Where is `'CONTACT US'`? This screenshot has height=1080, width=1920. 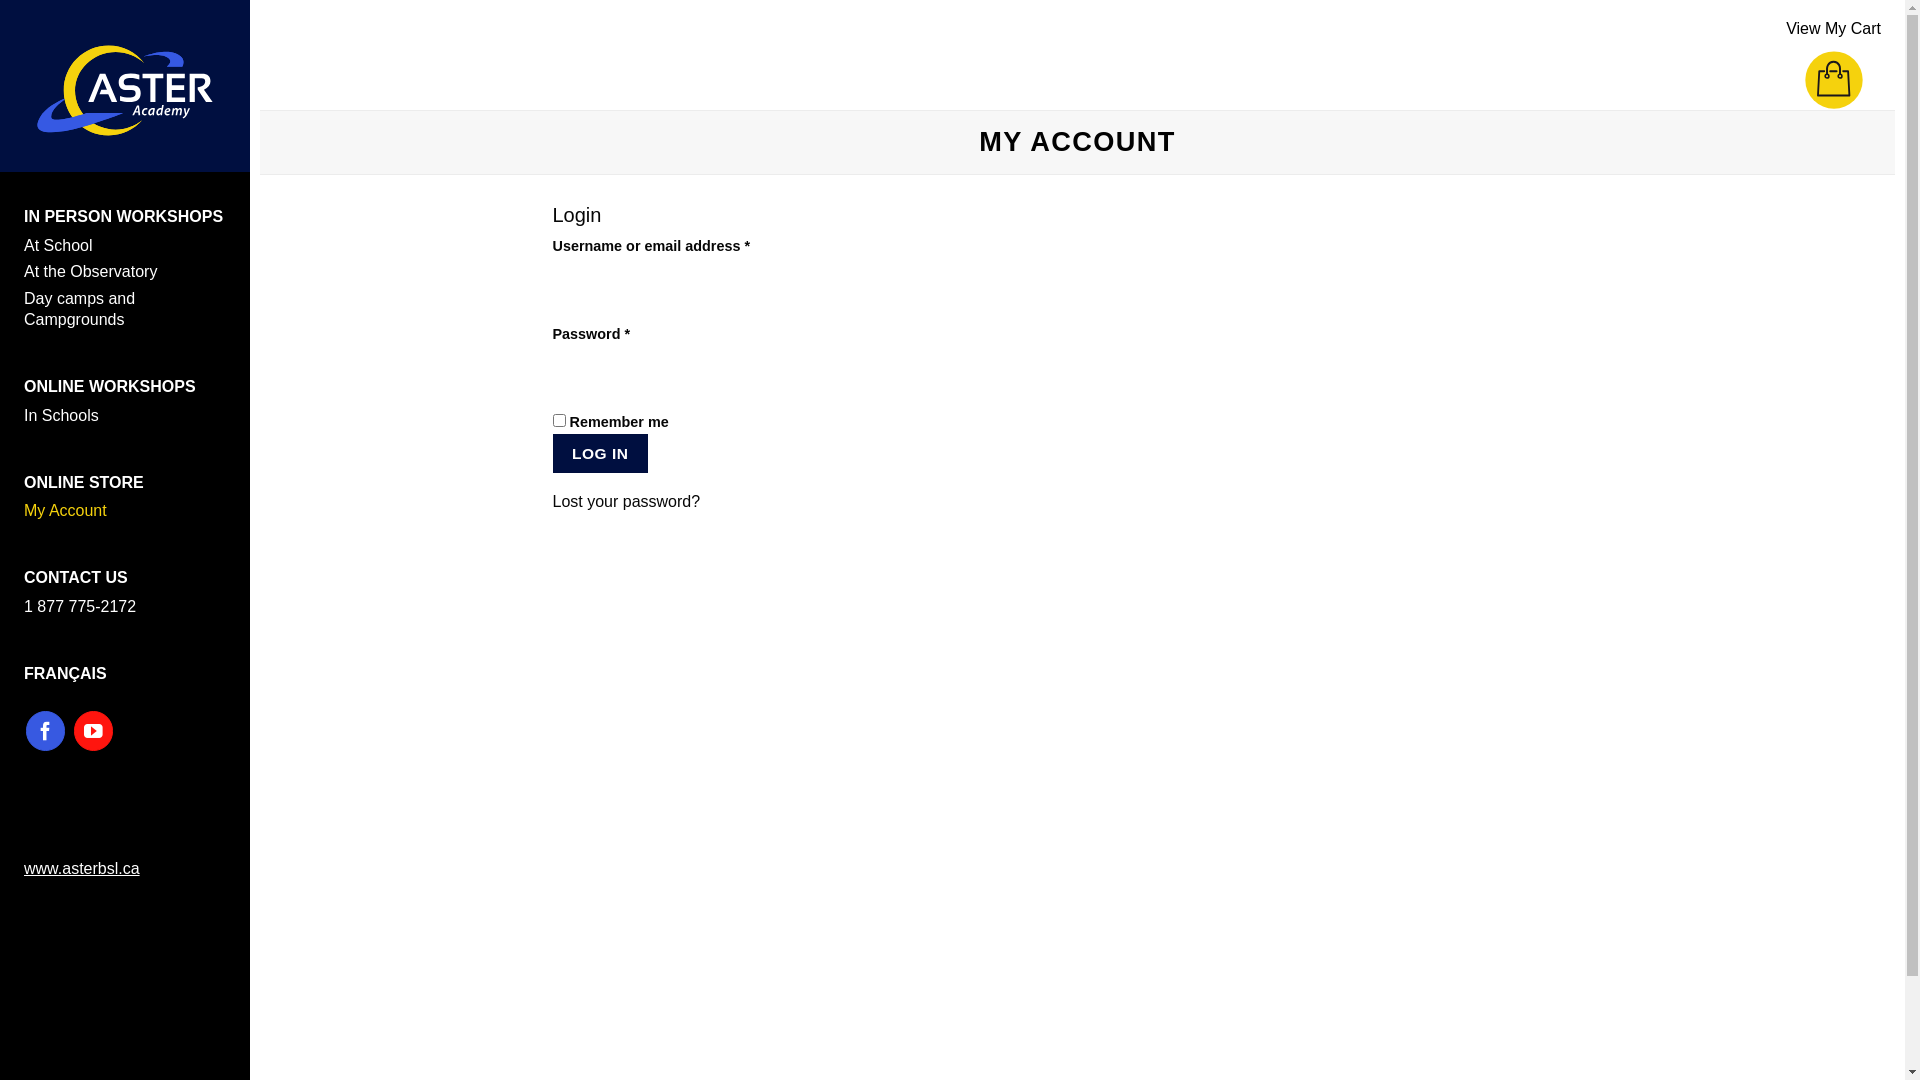
'CONTACT US' is located at coordinates (76, 577).